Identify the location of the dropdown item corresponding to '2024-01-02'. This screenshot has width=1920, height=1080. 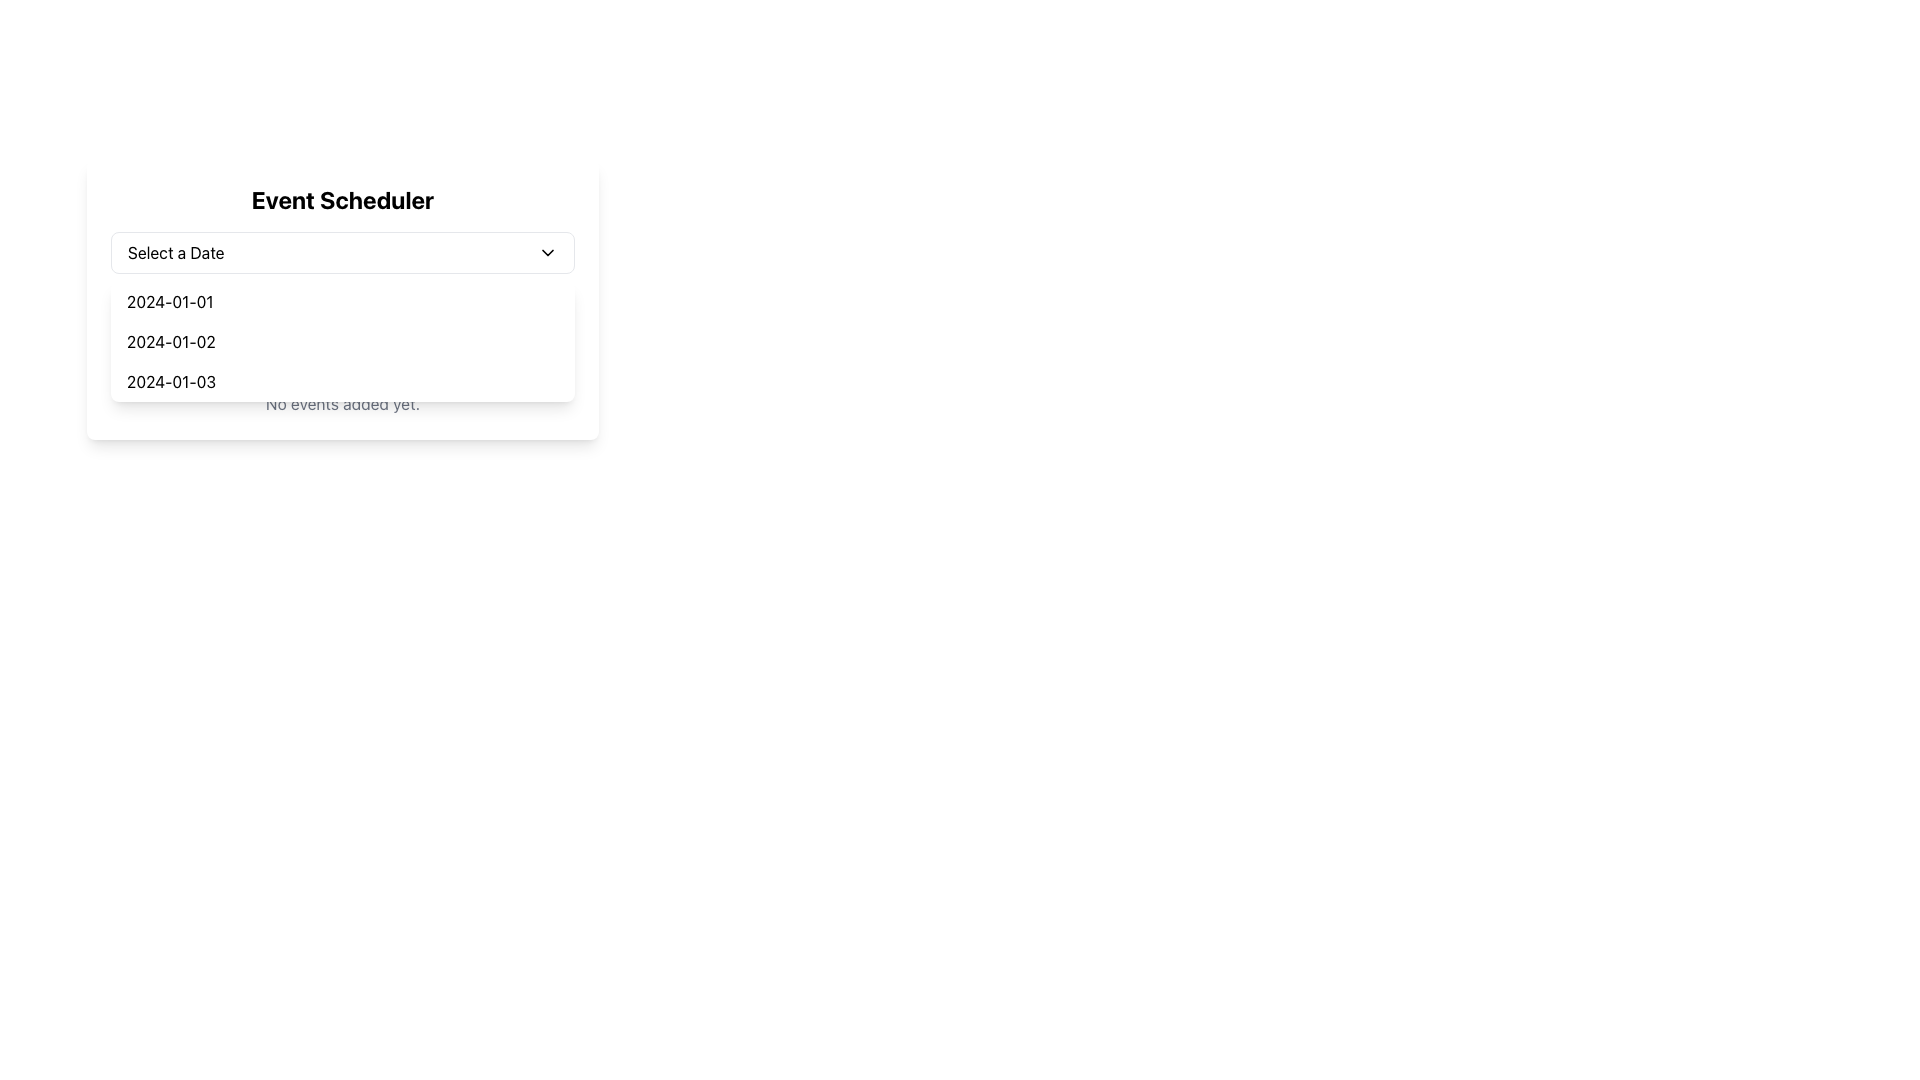
(342, 341).